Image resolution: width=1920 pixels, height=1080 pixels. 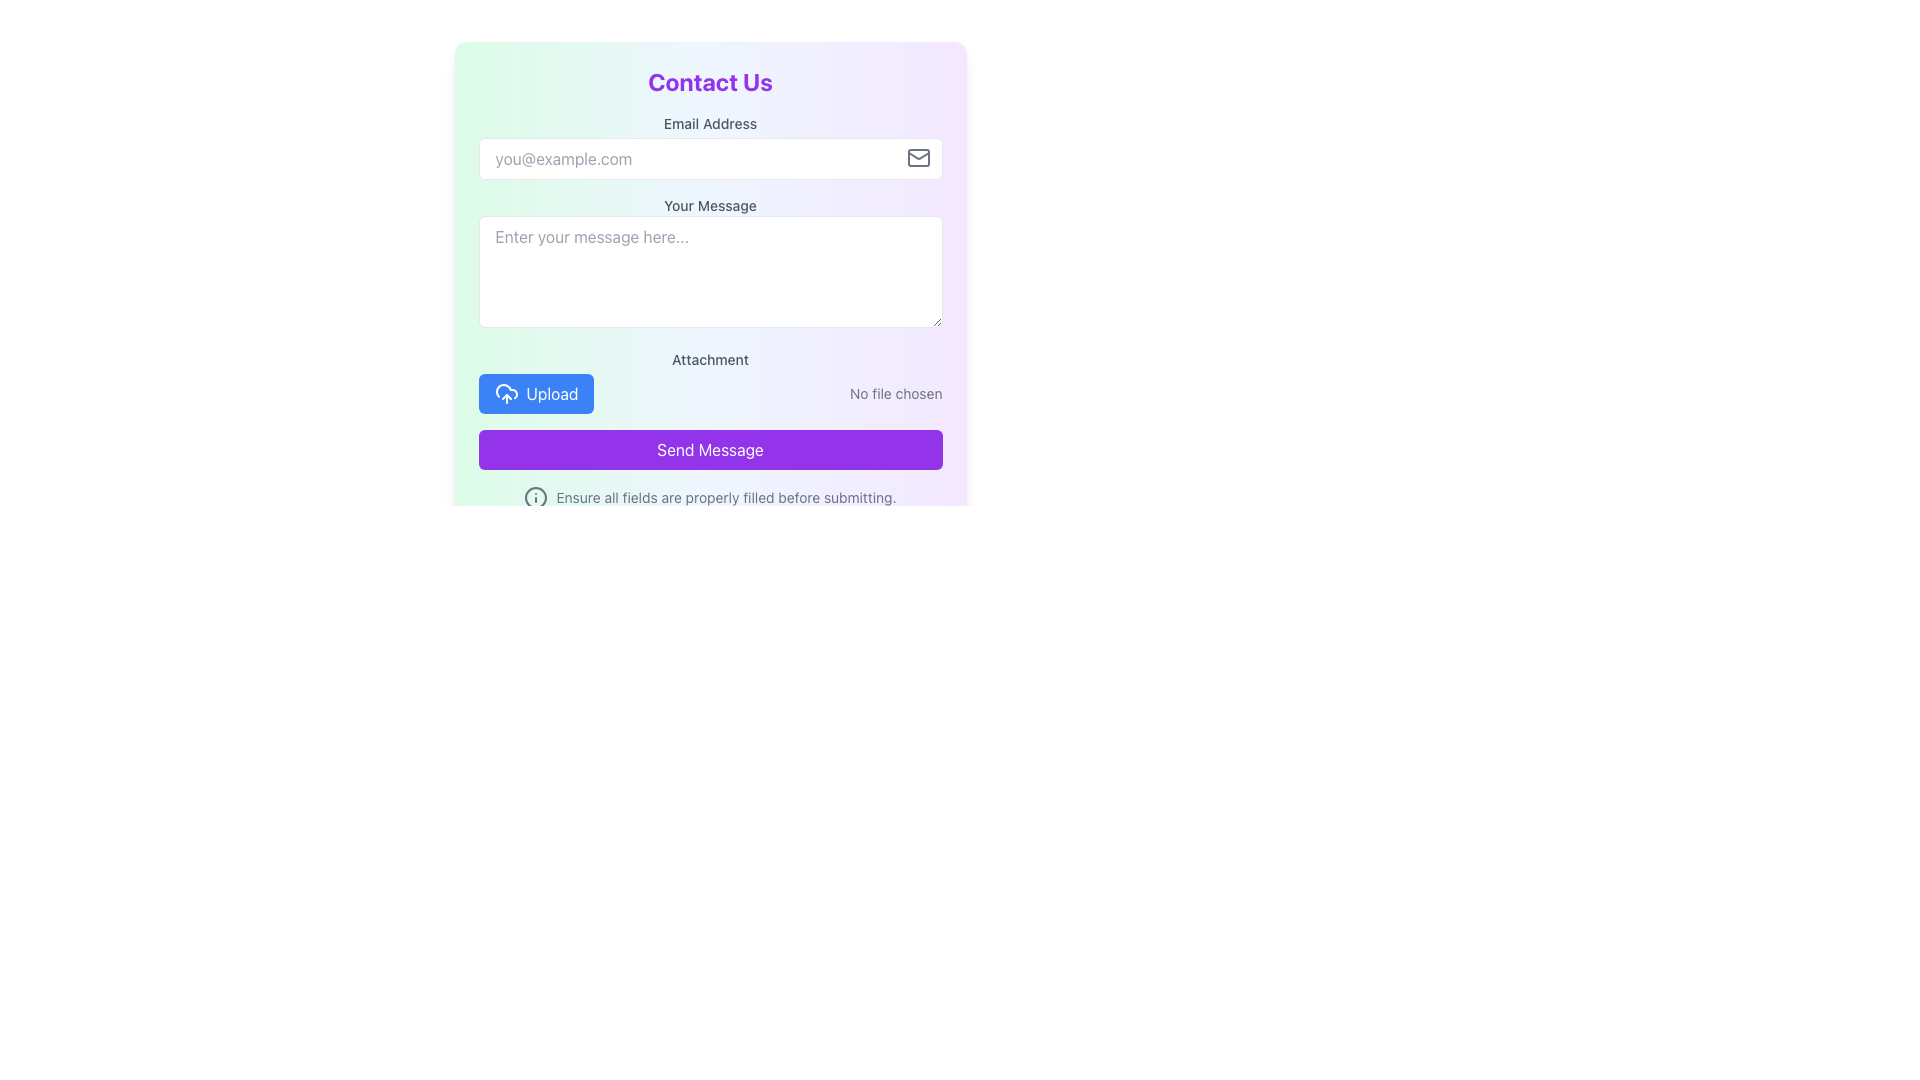 I want to click on the text label that displays the word 'Attachment', styled with a small font size and light gray color, located at the top edge of the file upload section, directly above the 'Upload' button, so click(x=710, y=358).